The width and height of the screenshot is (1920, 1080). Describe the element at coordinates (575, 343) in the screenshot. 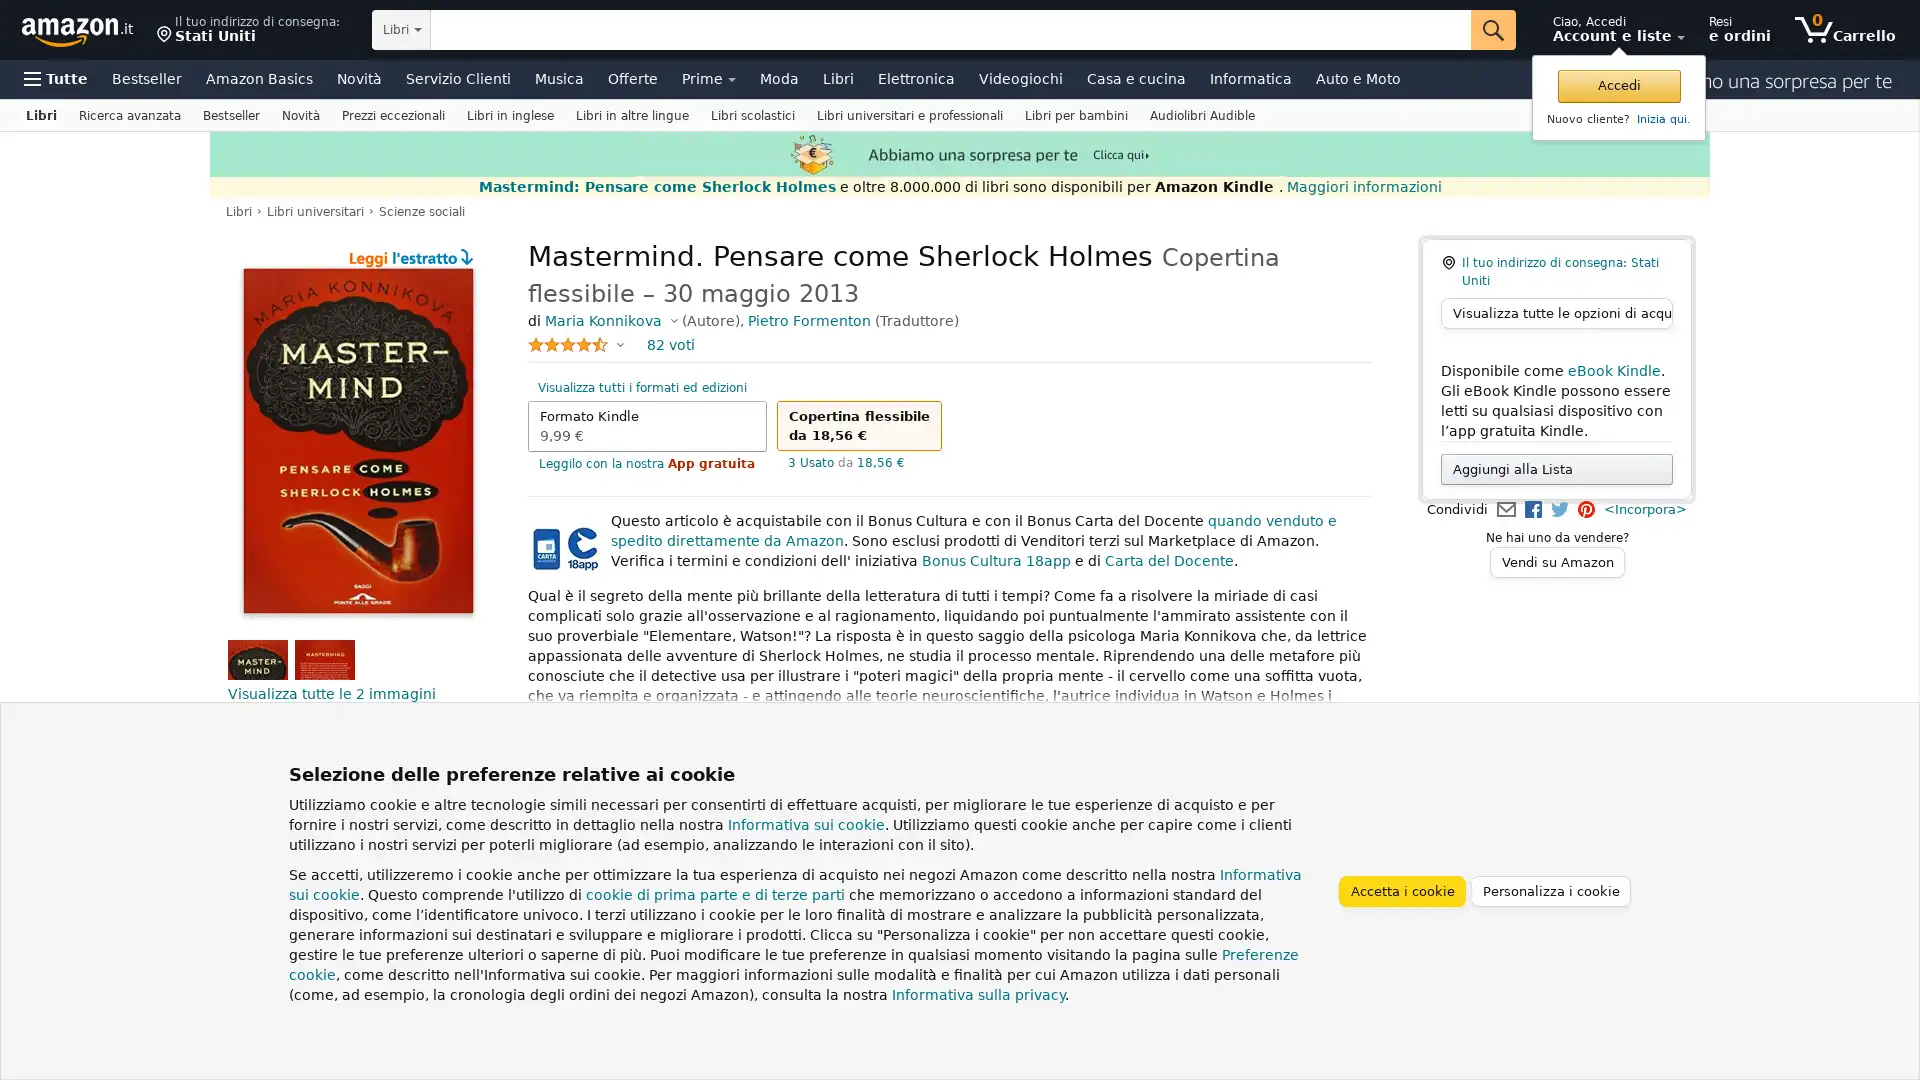

I see `4,4 su 5 stelle` at that location.